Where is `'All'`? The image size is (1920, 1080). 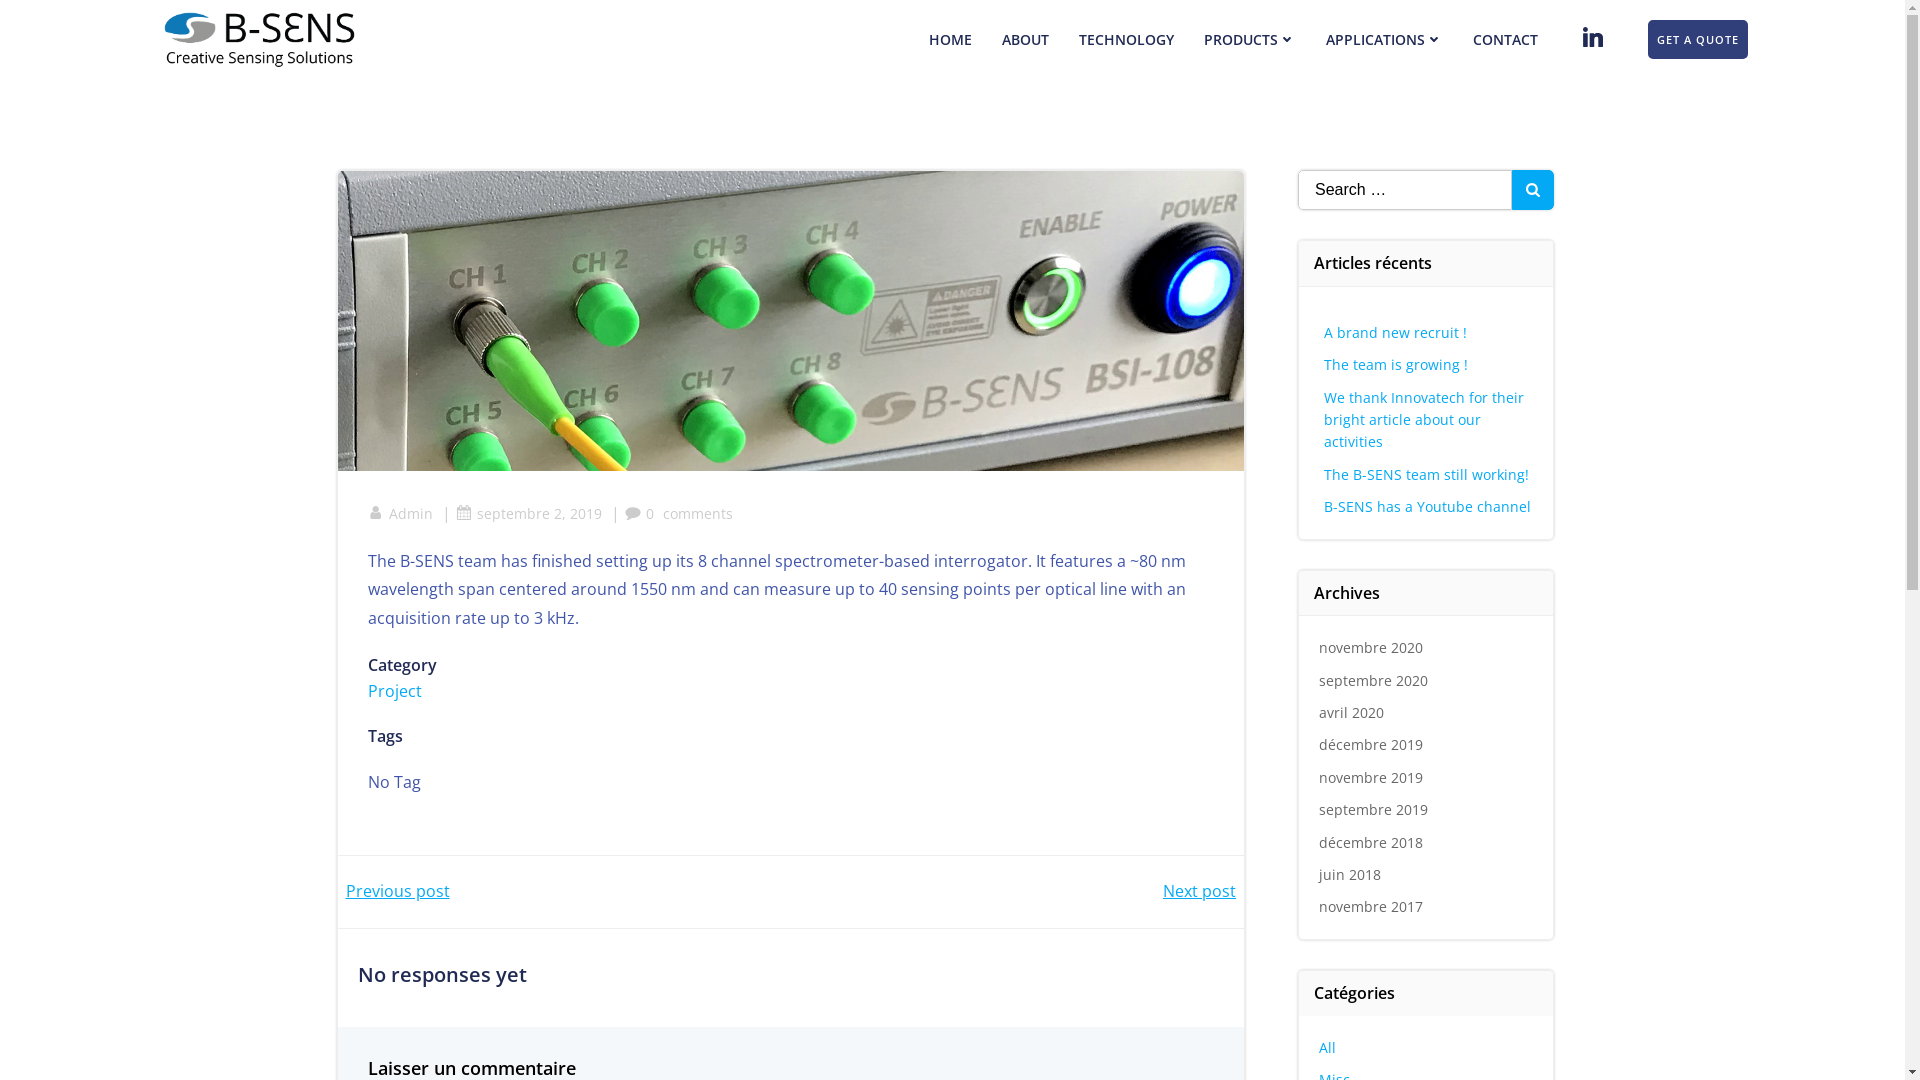
'All' is located at coordinates (1327, 1046).